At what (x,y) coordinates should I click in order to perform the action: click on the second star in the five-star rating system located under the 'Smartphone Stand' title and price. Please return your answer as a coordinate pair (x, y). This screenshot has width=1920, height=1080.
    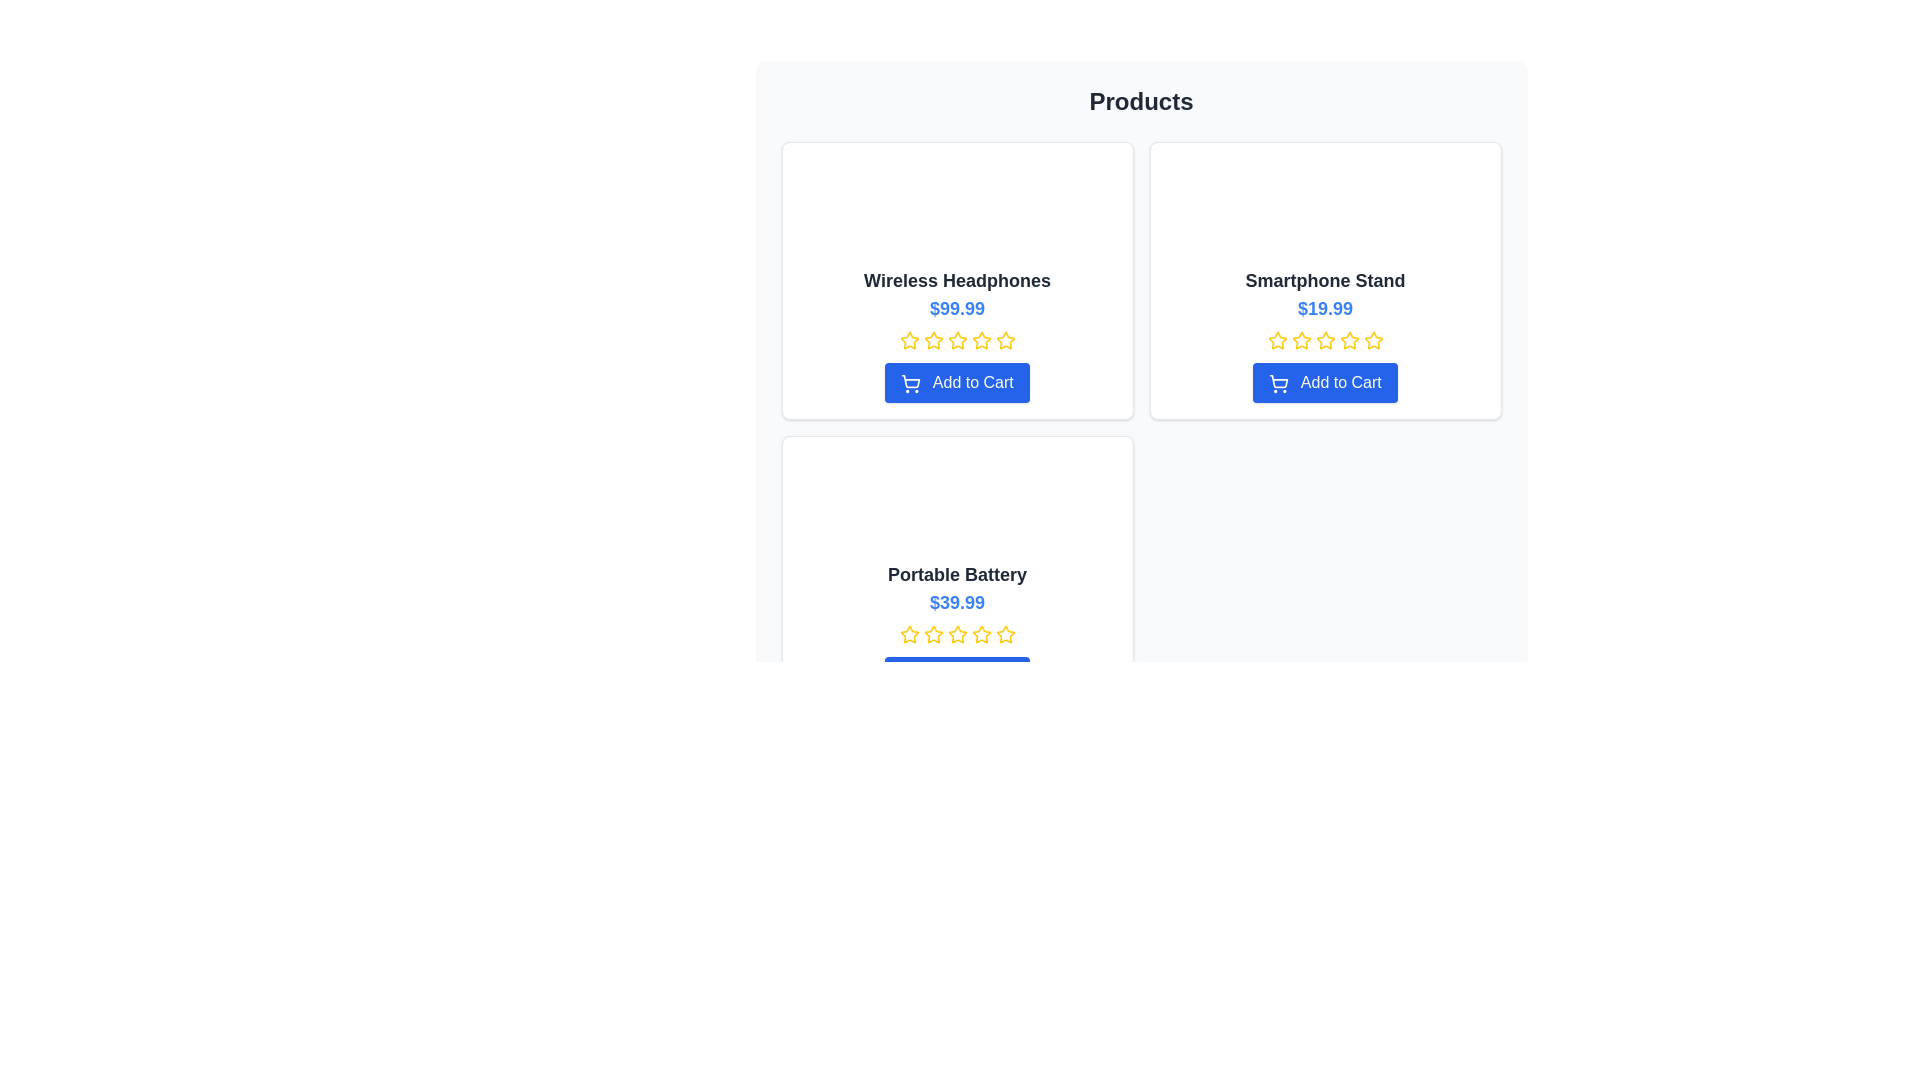
    Looking at the image, I should click on (1325, 339).